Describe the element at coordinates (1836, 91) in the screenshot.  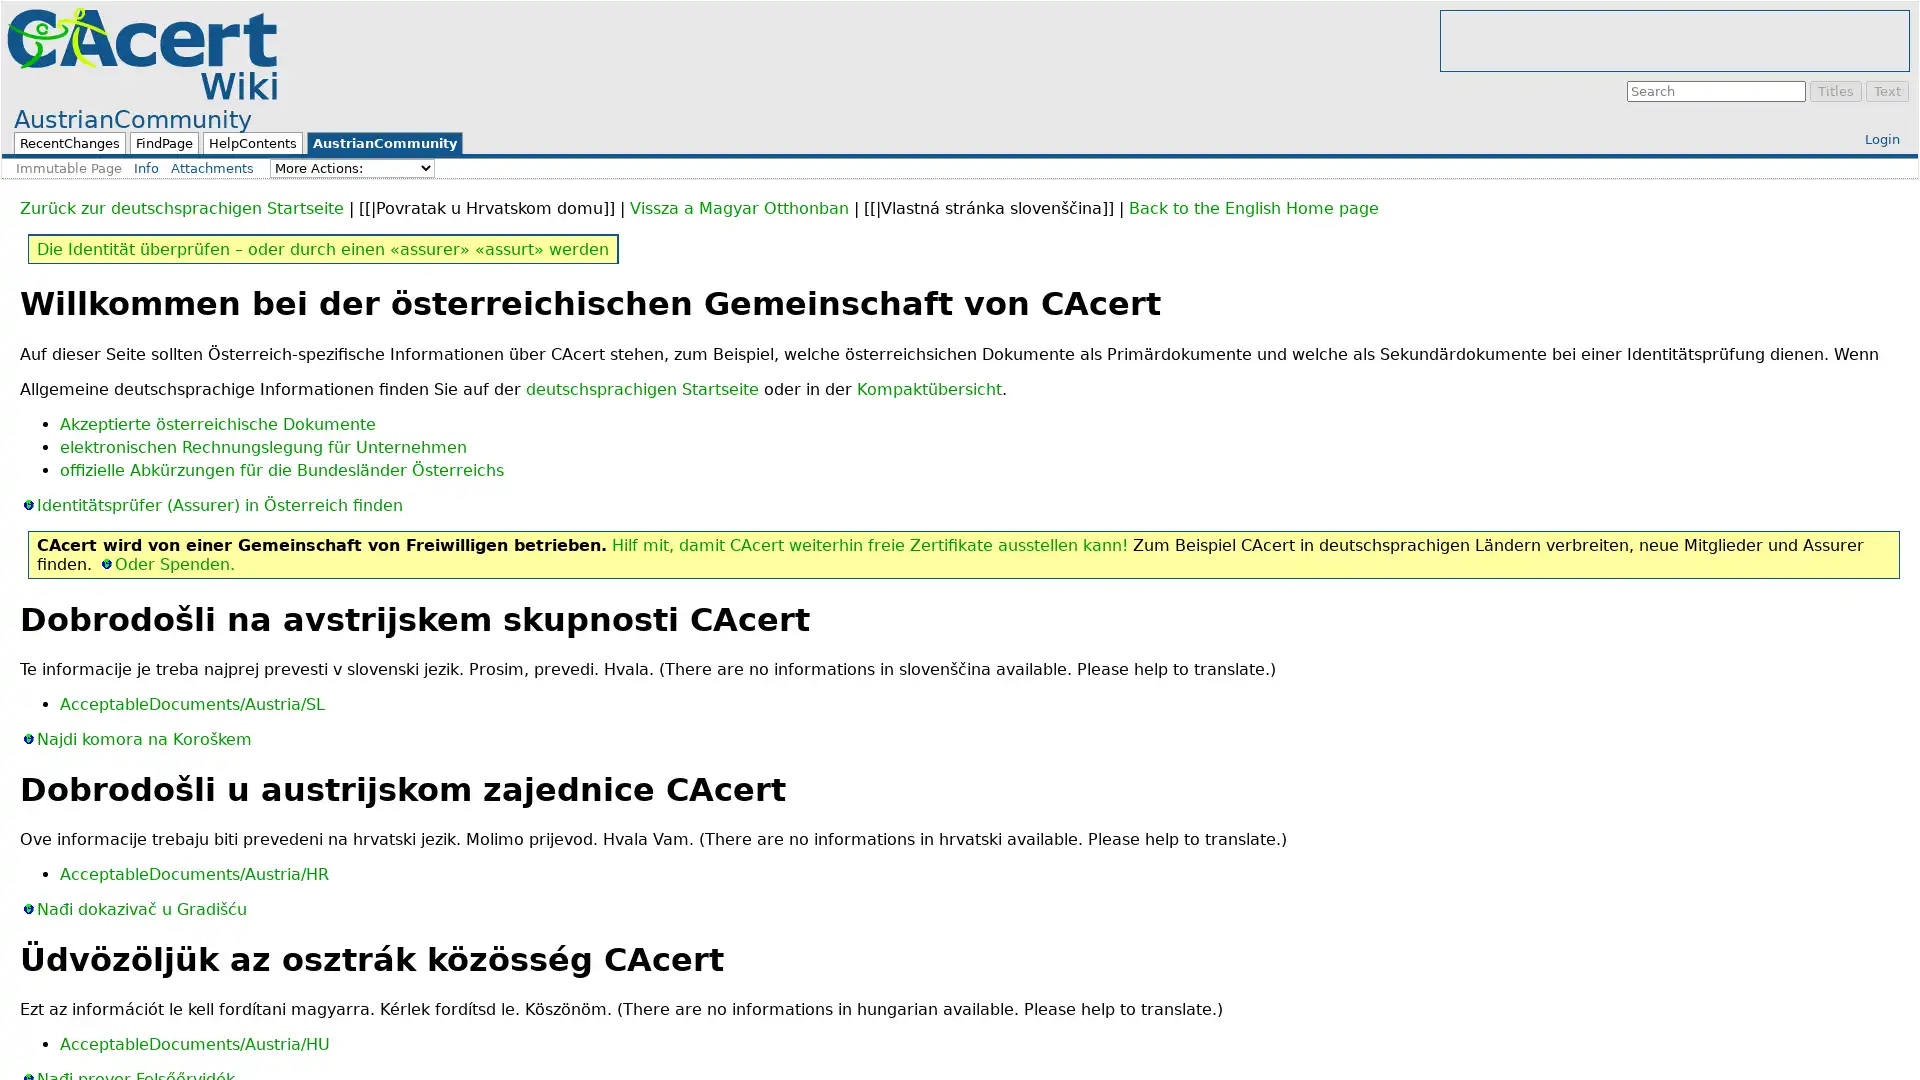
I see `Titles` at that location.